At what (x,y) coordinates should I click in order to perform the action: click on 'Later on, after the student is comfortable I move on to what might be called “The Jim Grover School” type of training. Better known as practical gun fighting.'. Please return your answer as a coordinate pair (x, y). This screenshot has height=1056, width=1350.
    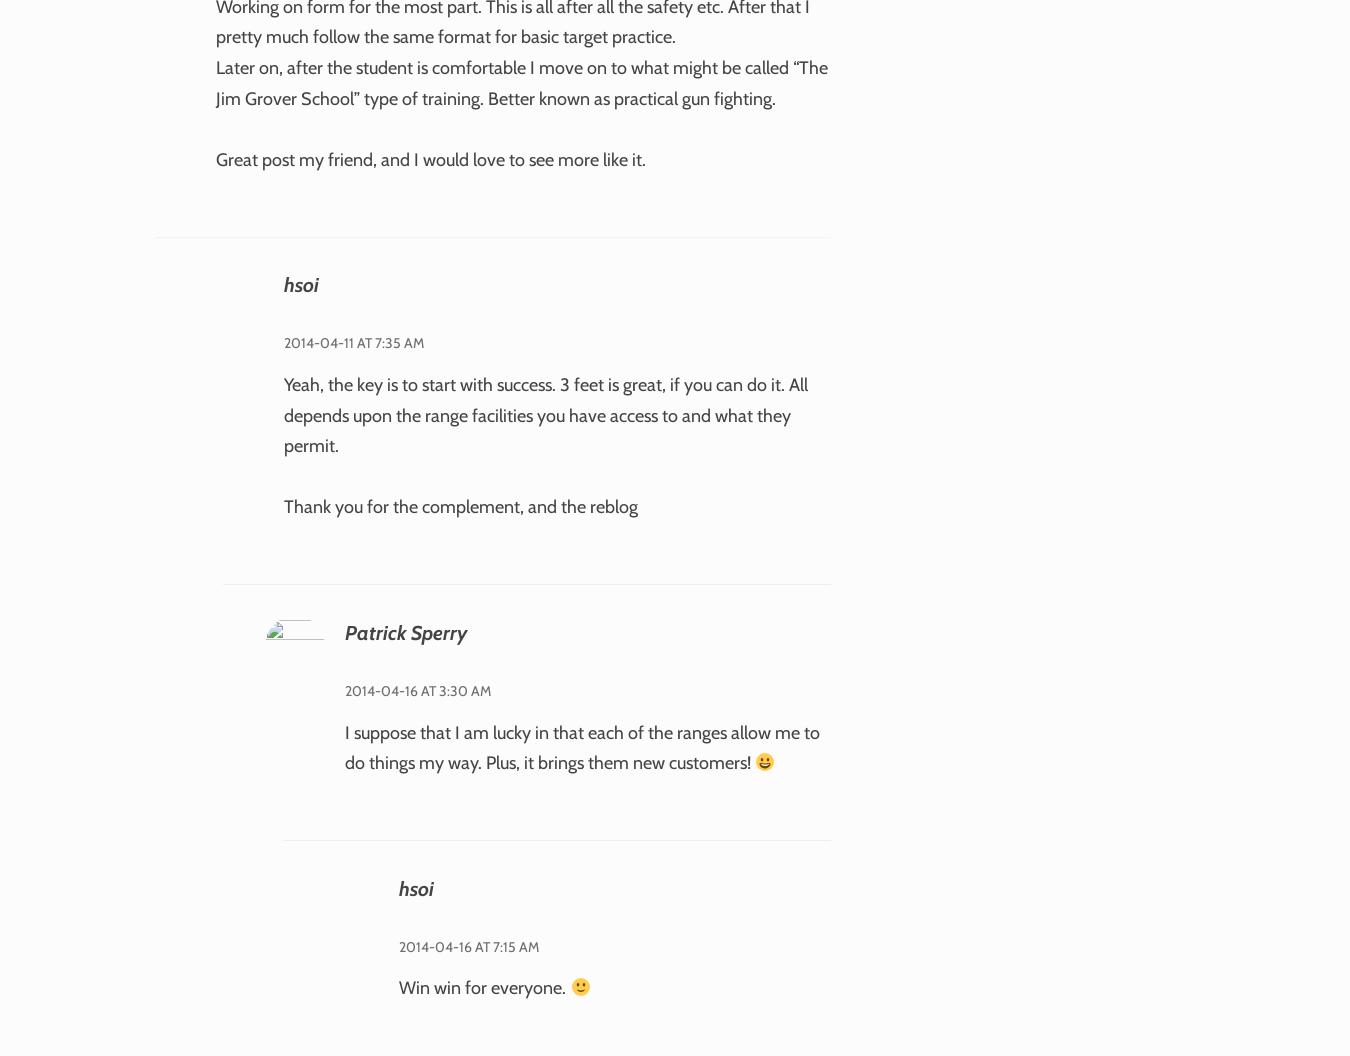
    Looking at the image, I should click on (216, 82).